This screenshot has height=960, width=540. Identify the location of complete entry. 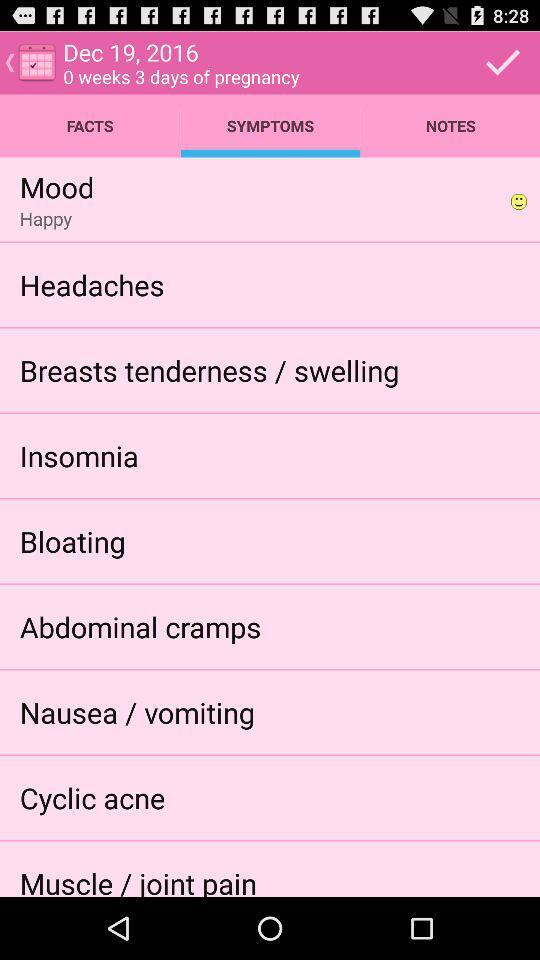
(502, 62).